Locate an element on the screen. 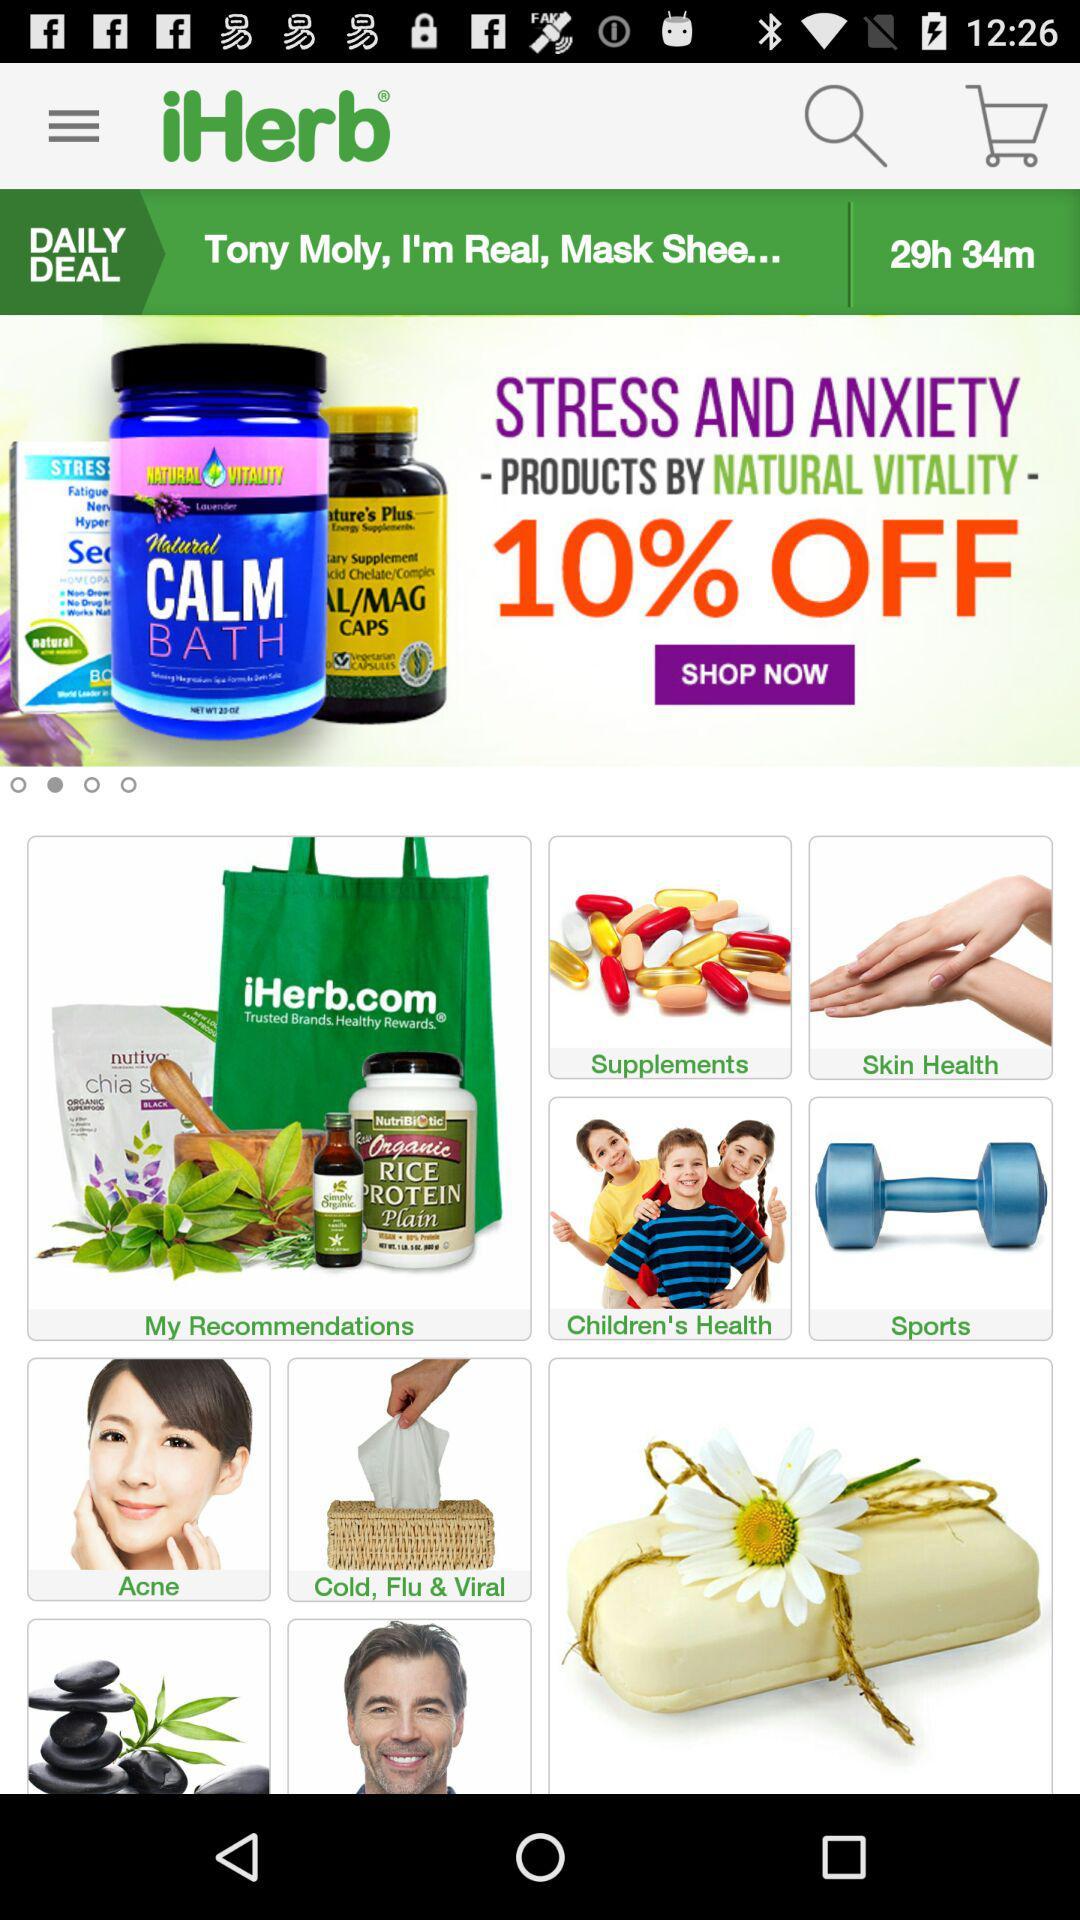 The image size is (1080, 1920). go search is located at coordinates (845, 124).